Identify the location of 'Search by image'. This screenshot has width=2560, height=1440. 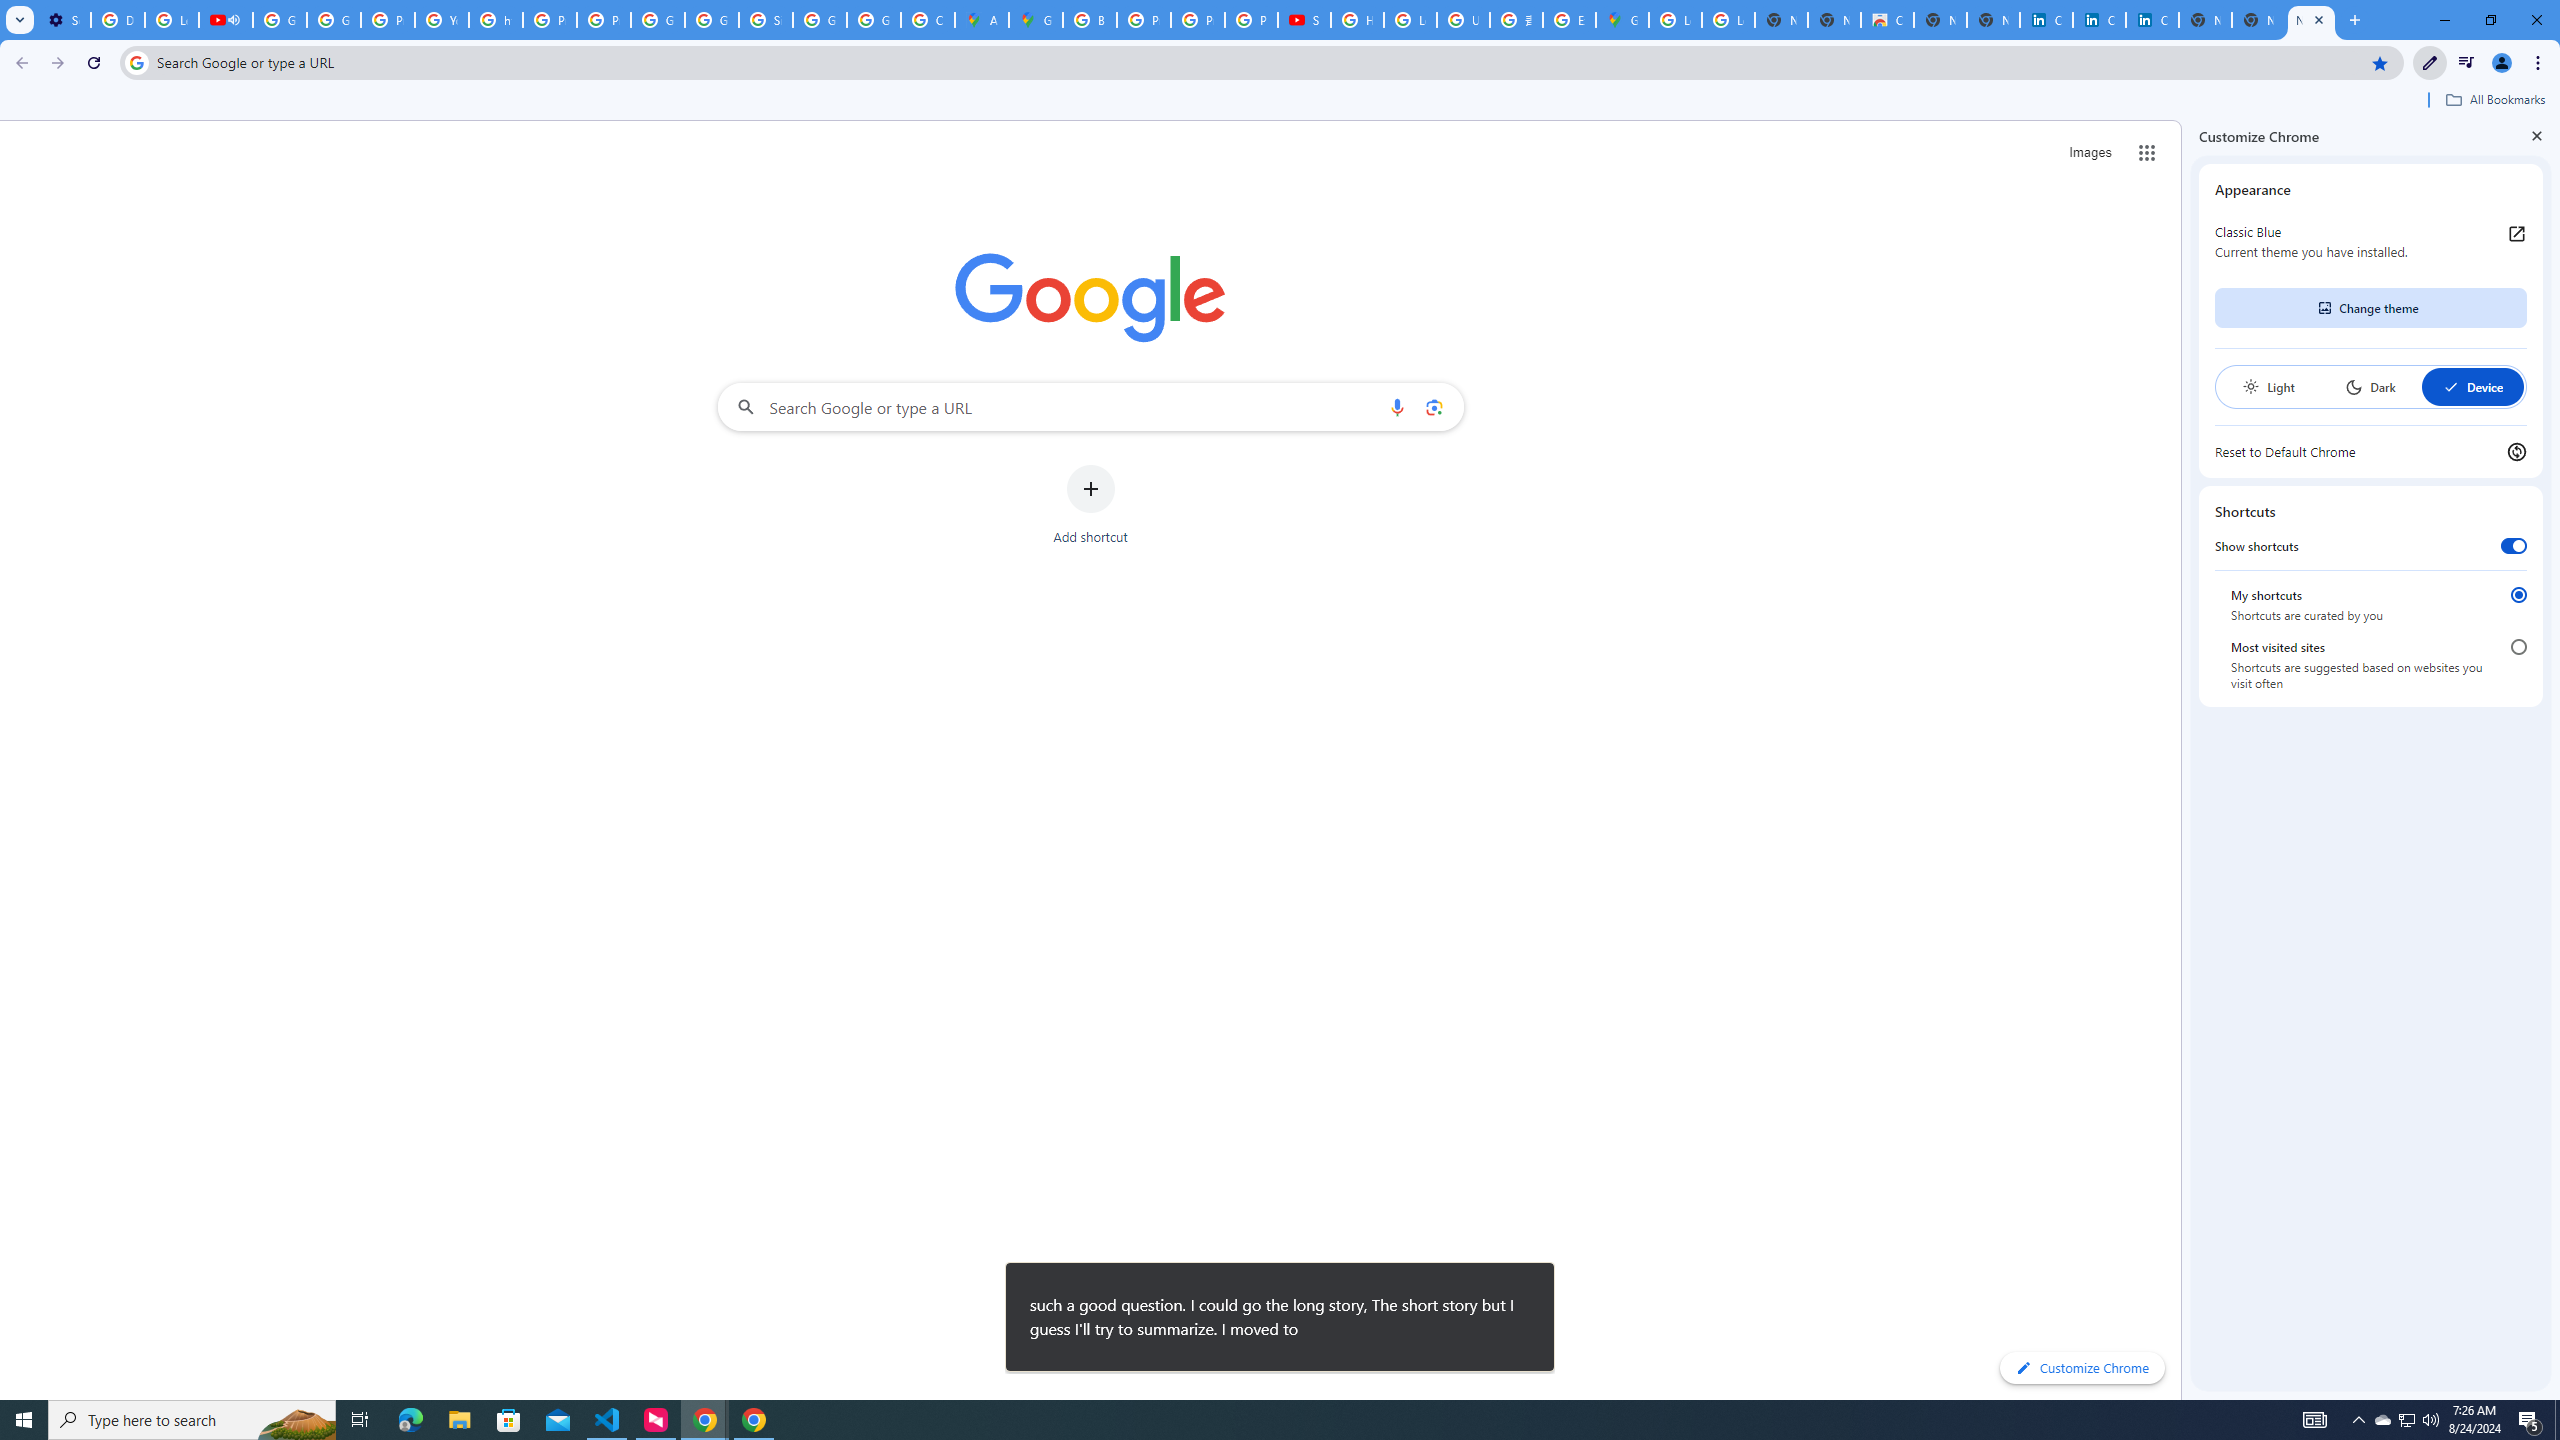
(1434, 405).